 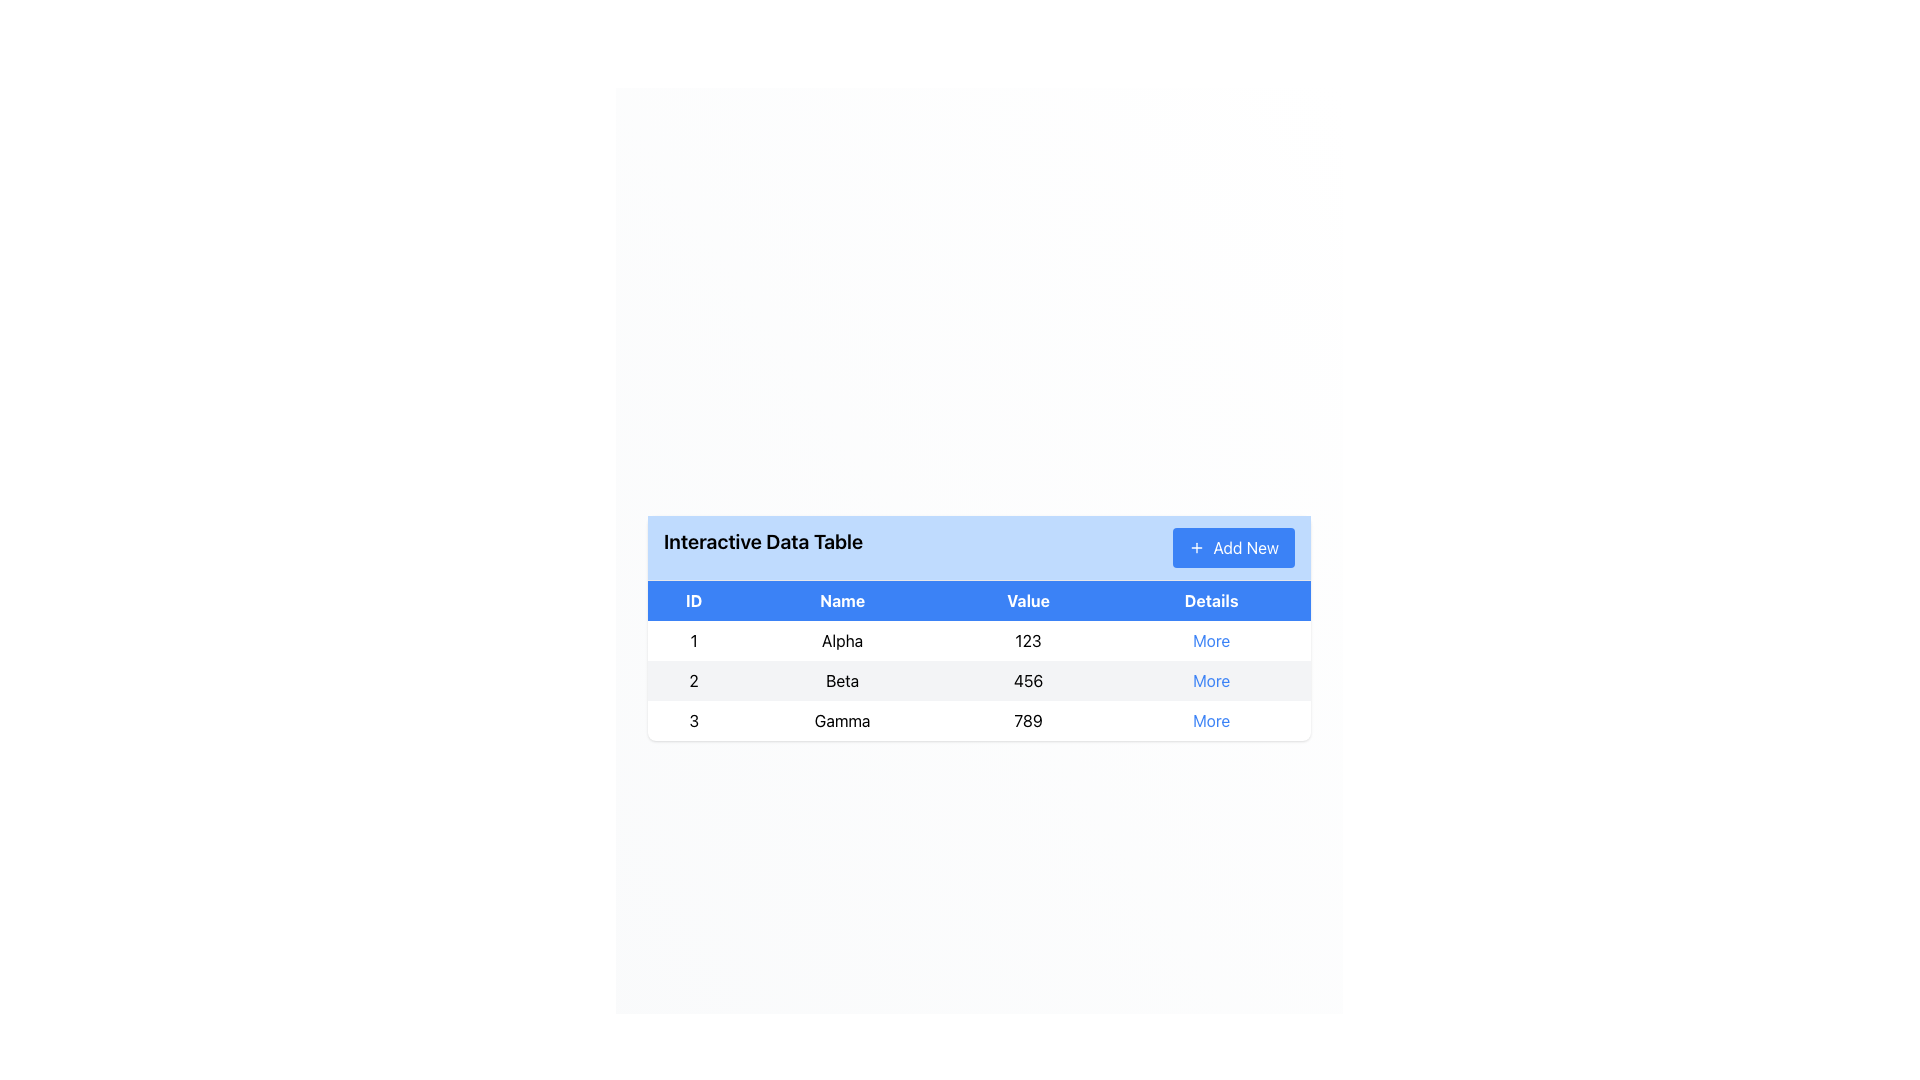 What do you see at coordinates (1210, 640) in the screenshot?
I see `the interactive Text link or button in the last column of the first row of the table` at bounding box center [1210, 640].